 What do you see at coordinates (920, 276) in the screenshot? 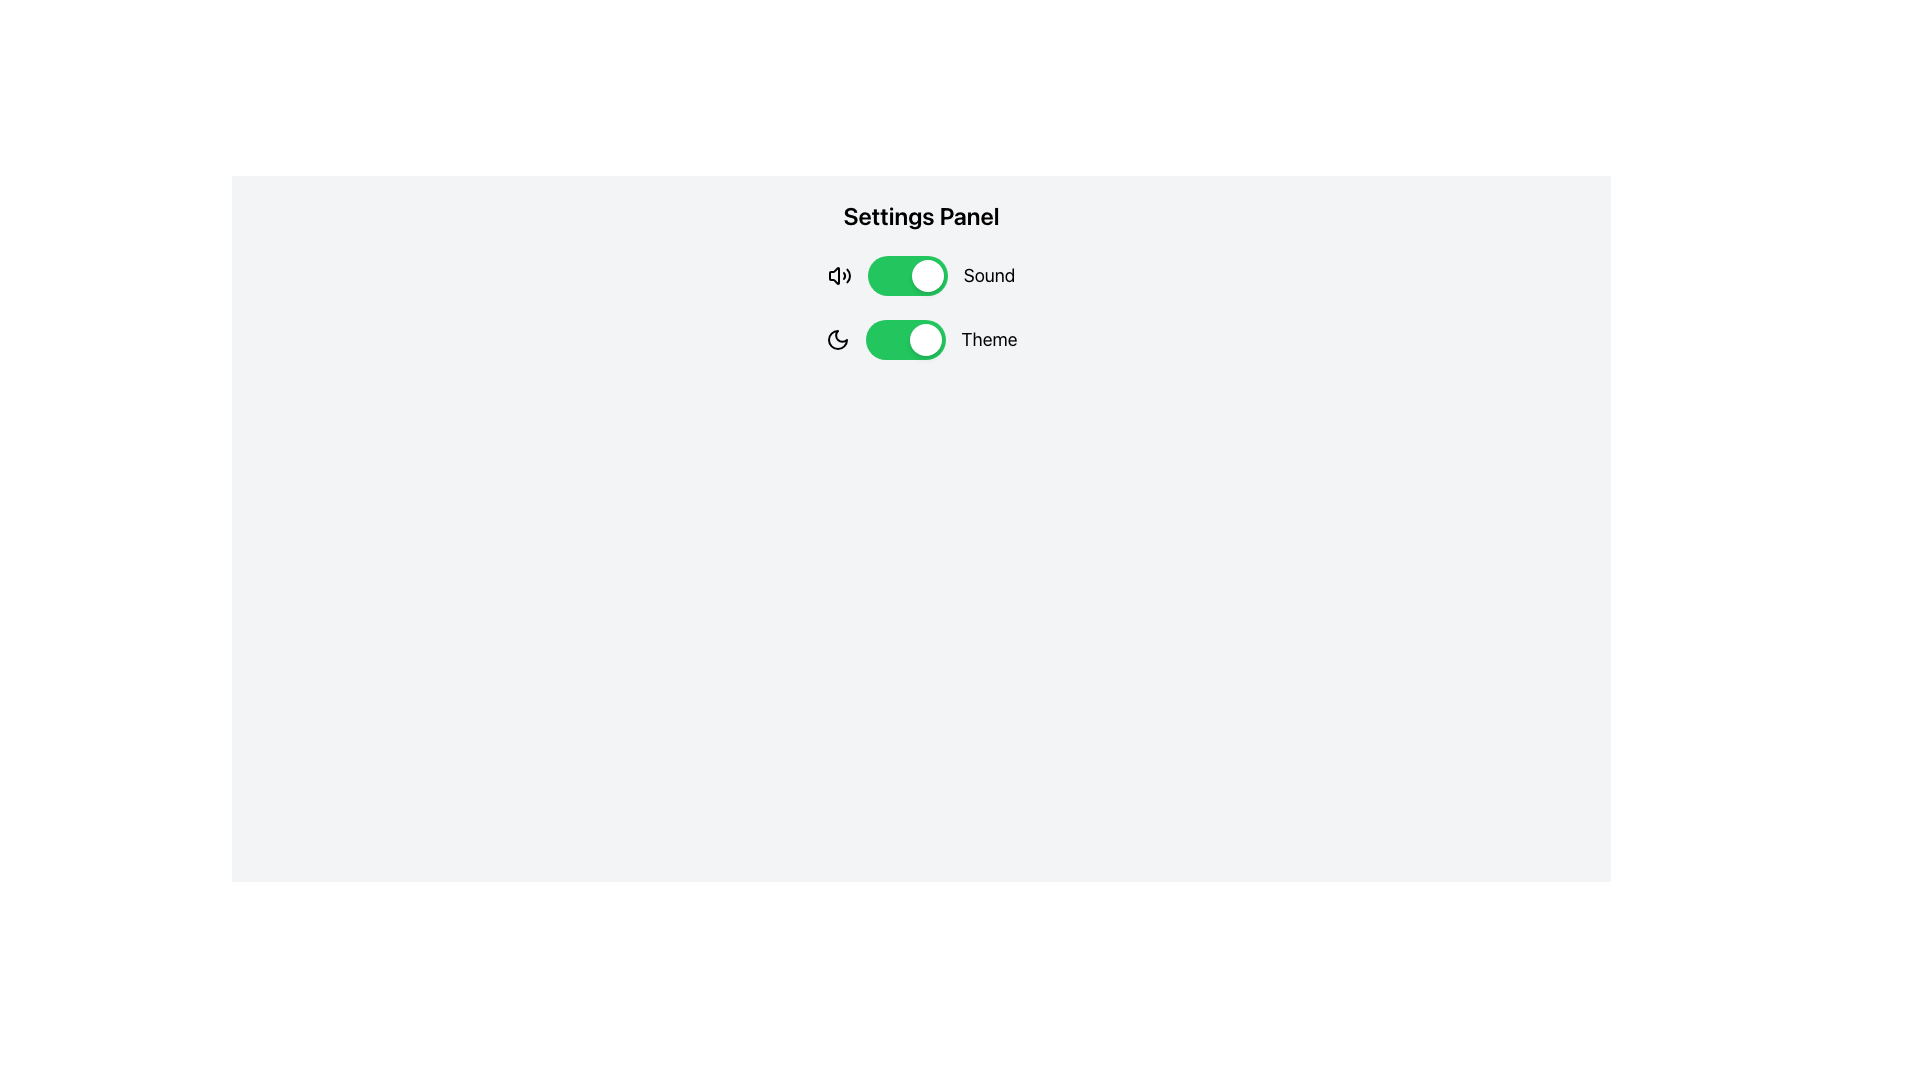
I see `the 'Sound' toggle switch, which is styled with a green background and a white circular knob` at bounding box center [920, 276].